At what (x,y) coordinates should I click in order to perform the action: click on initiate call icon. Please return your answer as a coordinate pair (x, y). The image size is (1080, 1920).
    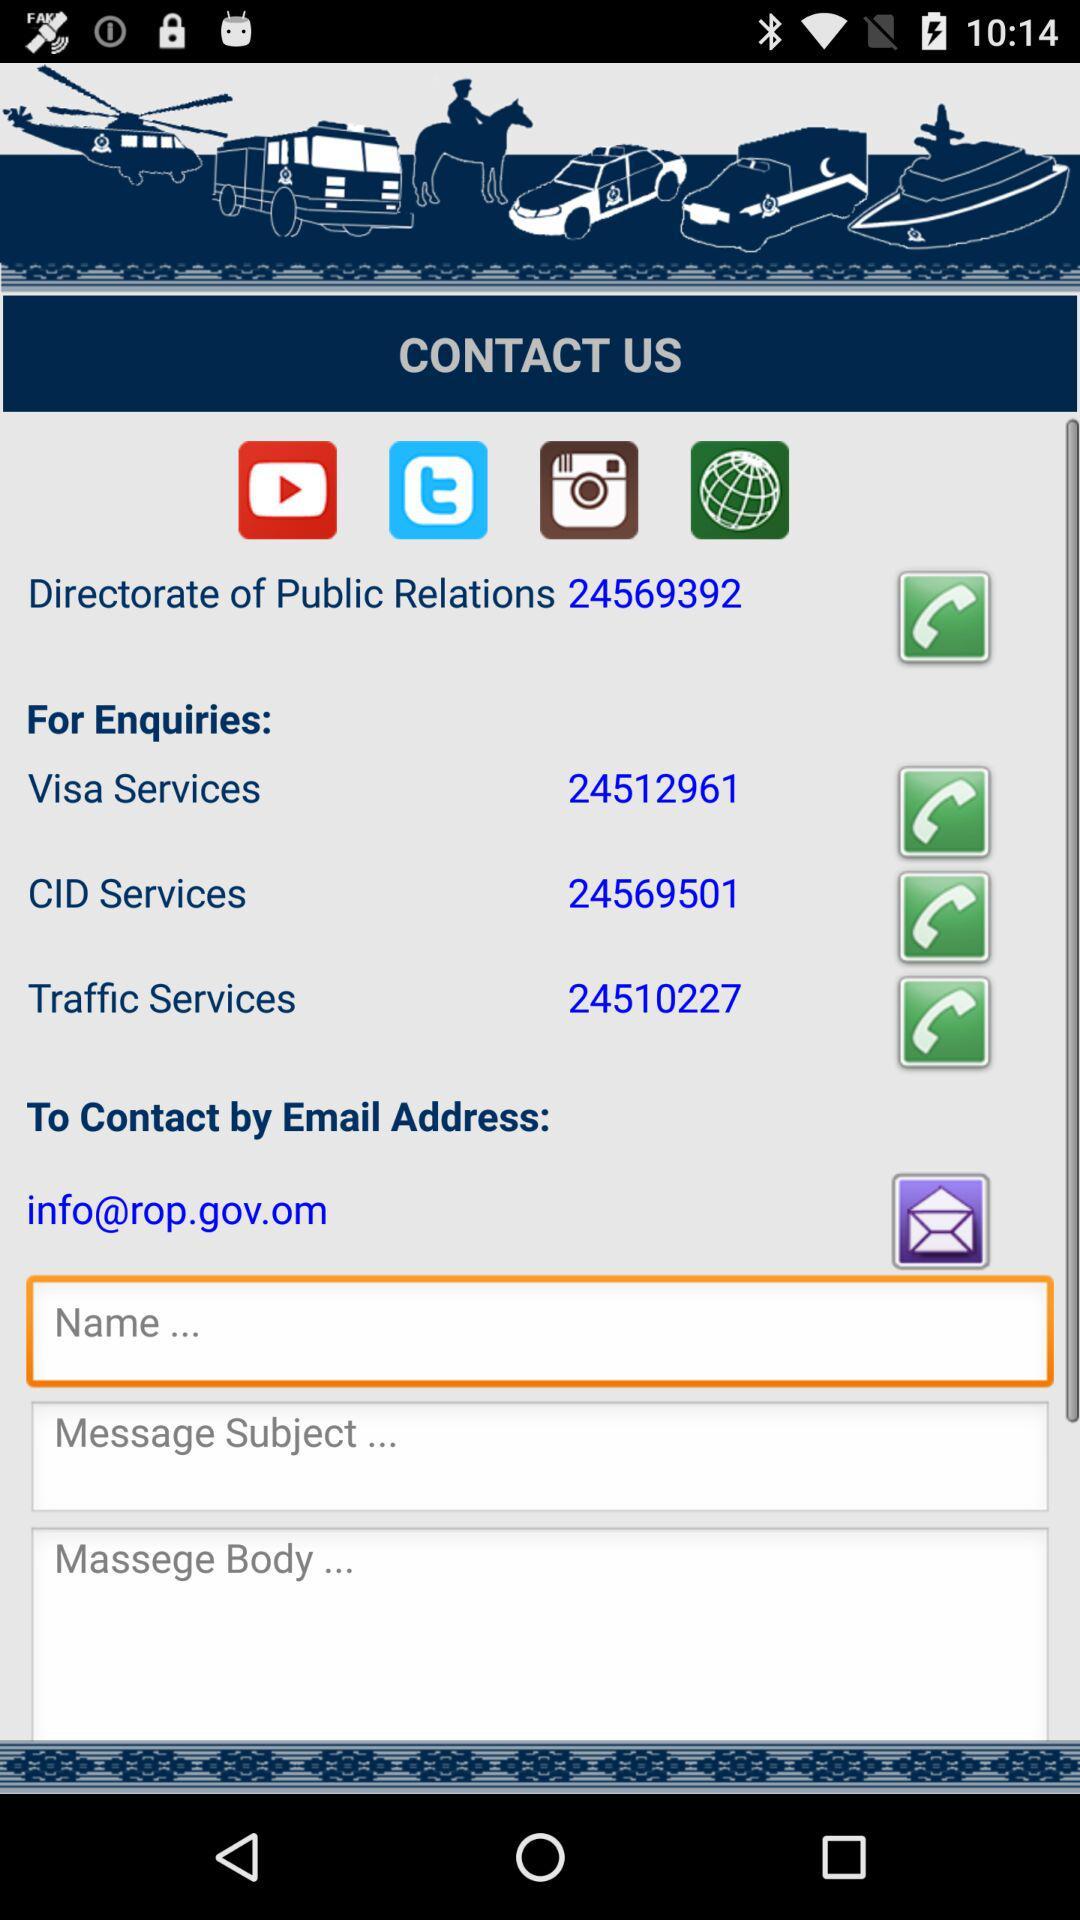
    Looking at the image, I should click on (944, 617).